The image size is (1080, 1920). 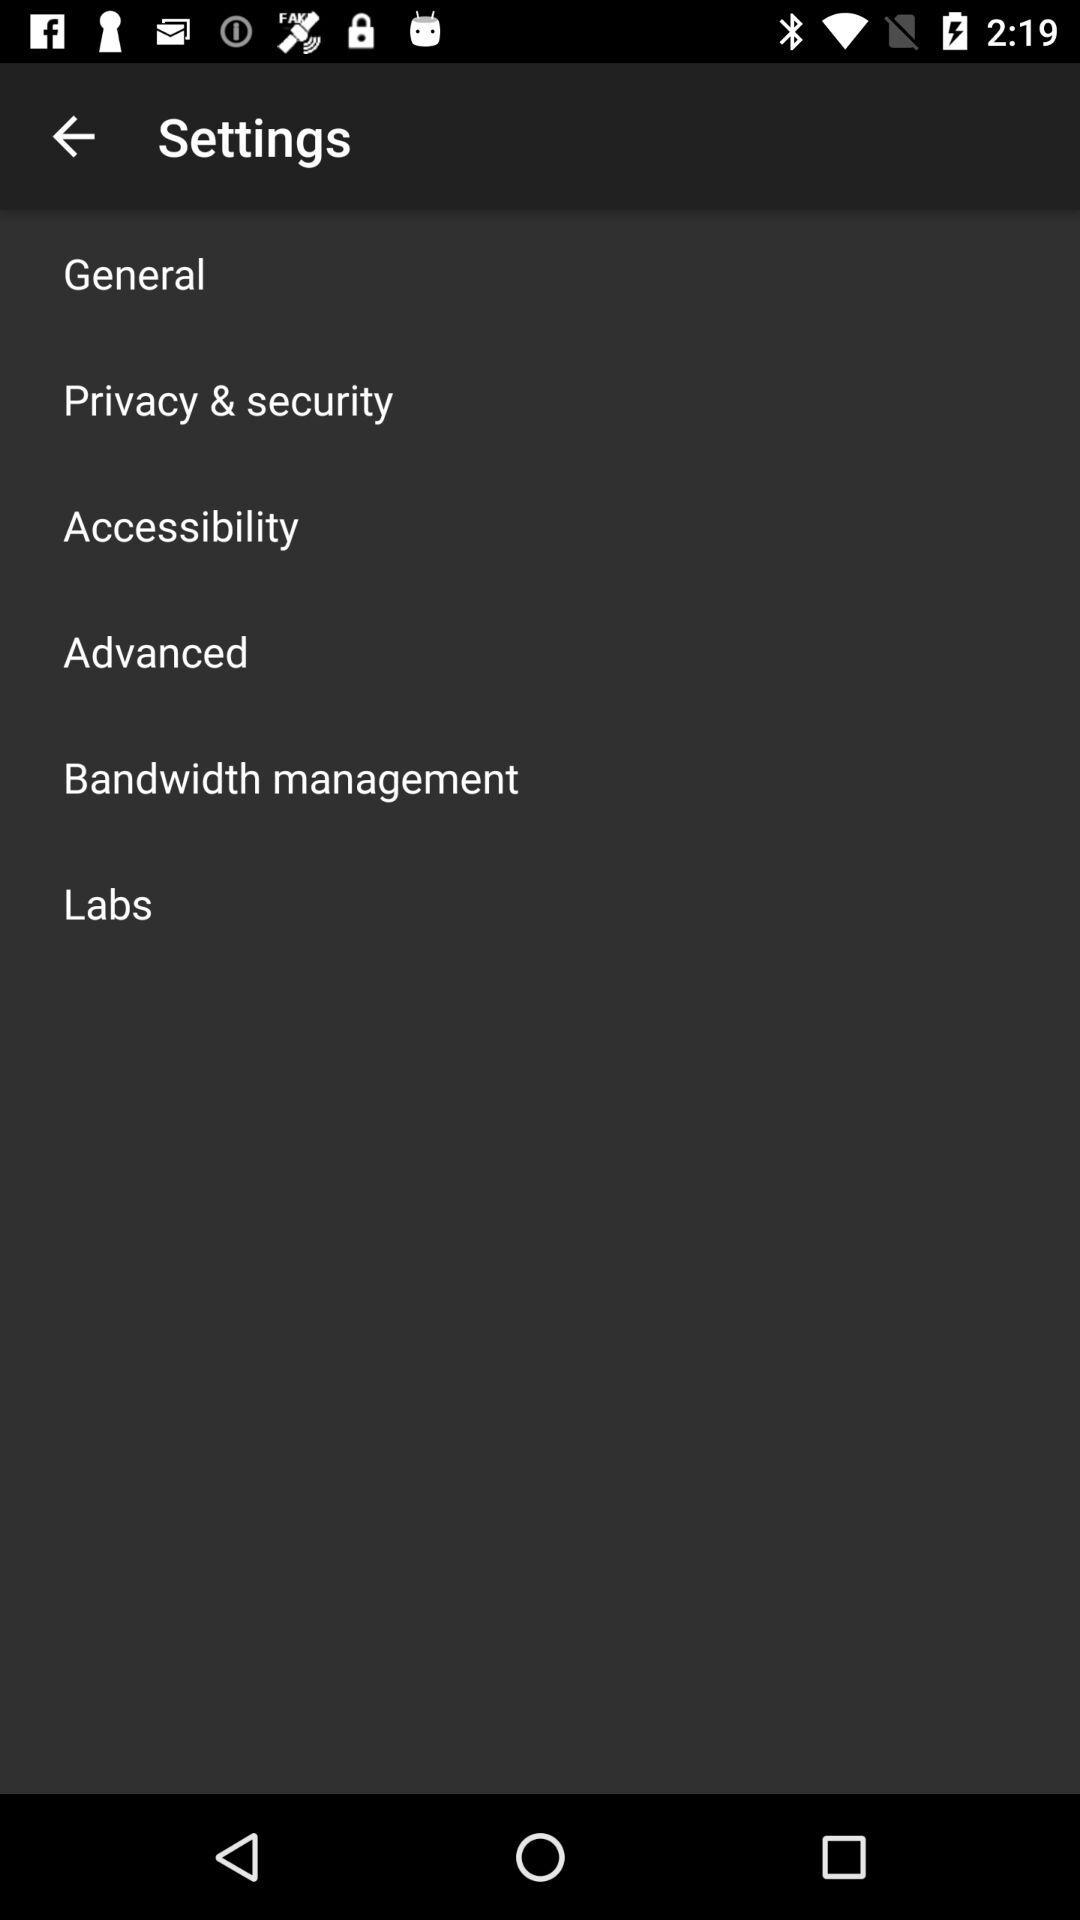 I want to click on the icon next to the settings item, so click(x=72, y=135).